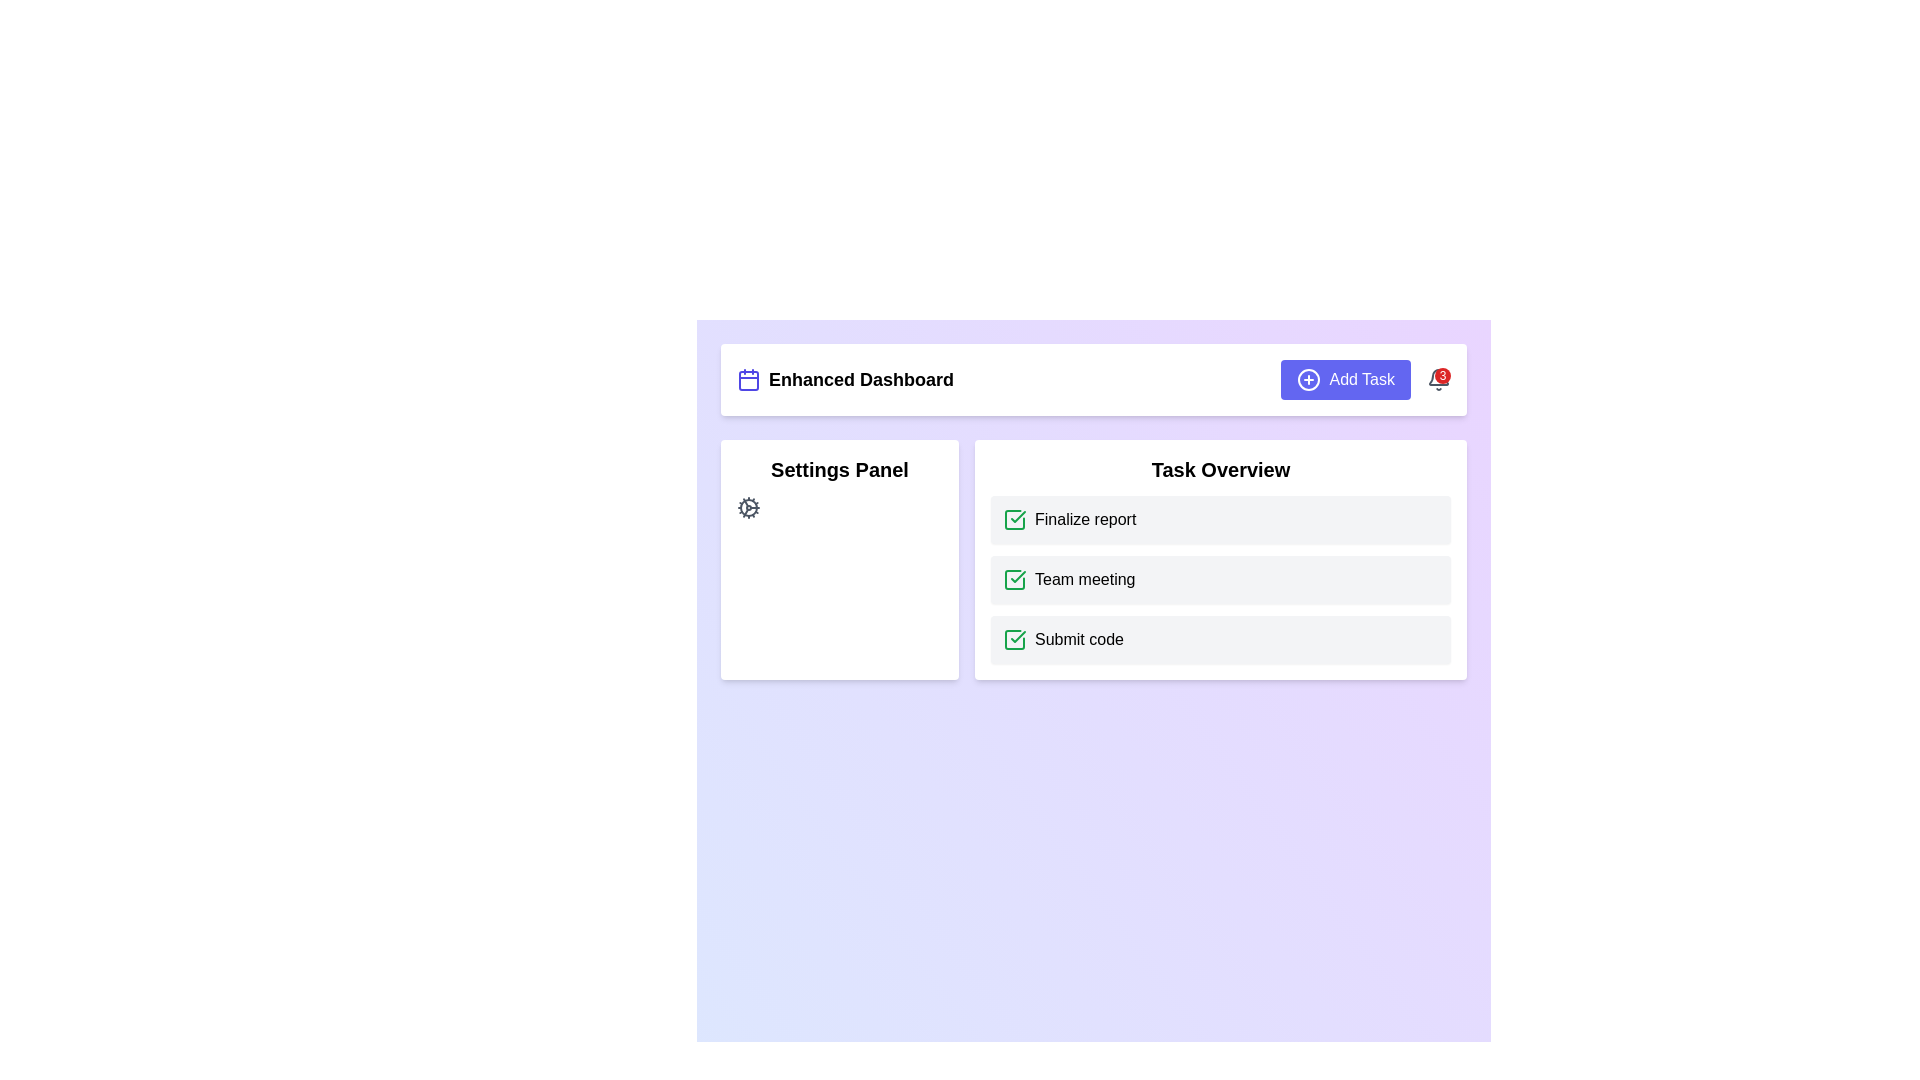 This screenshot has height=1080, width=1920. Describe the element at coordinates (1309, 380) in the screenshot. I see `the SVG circle element that forms the base of the 'Add Task' button icon located in the top navigation bar` at that location.